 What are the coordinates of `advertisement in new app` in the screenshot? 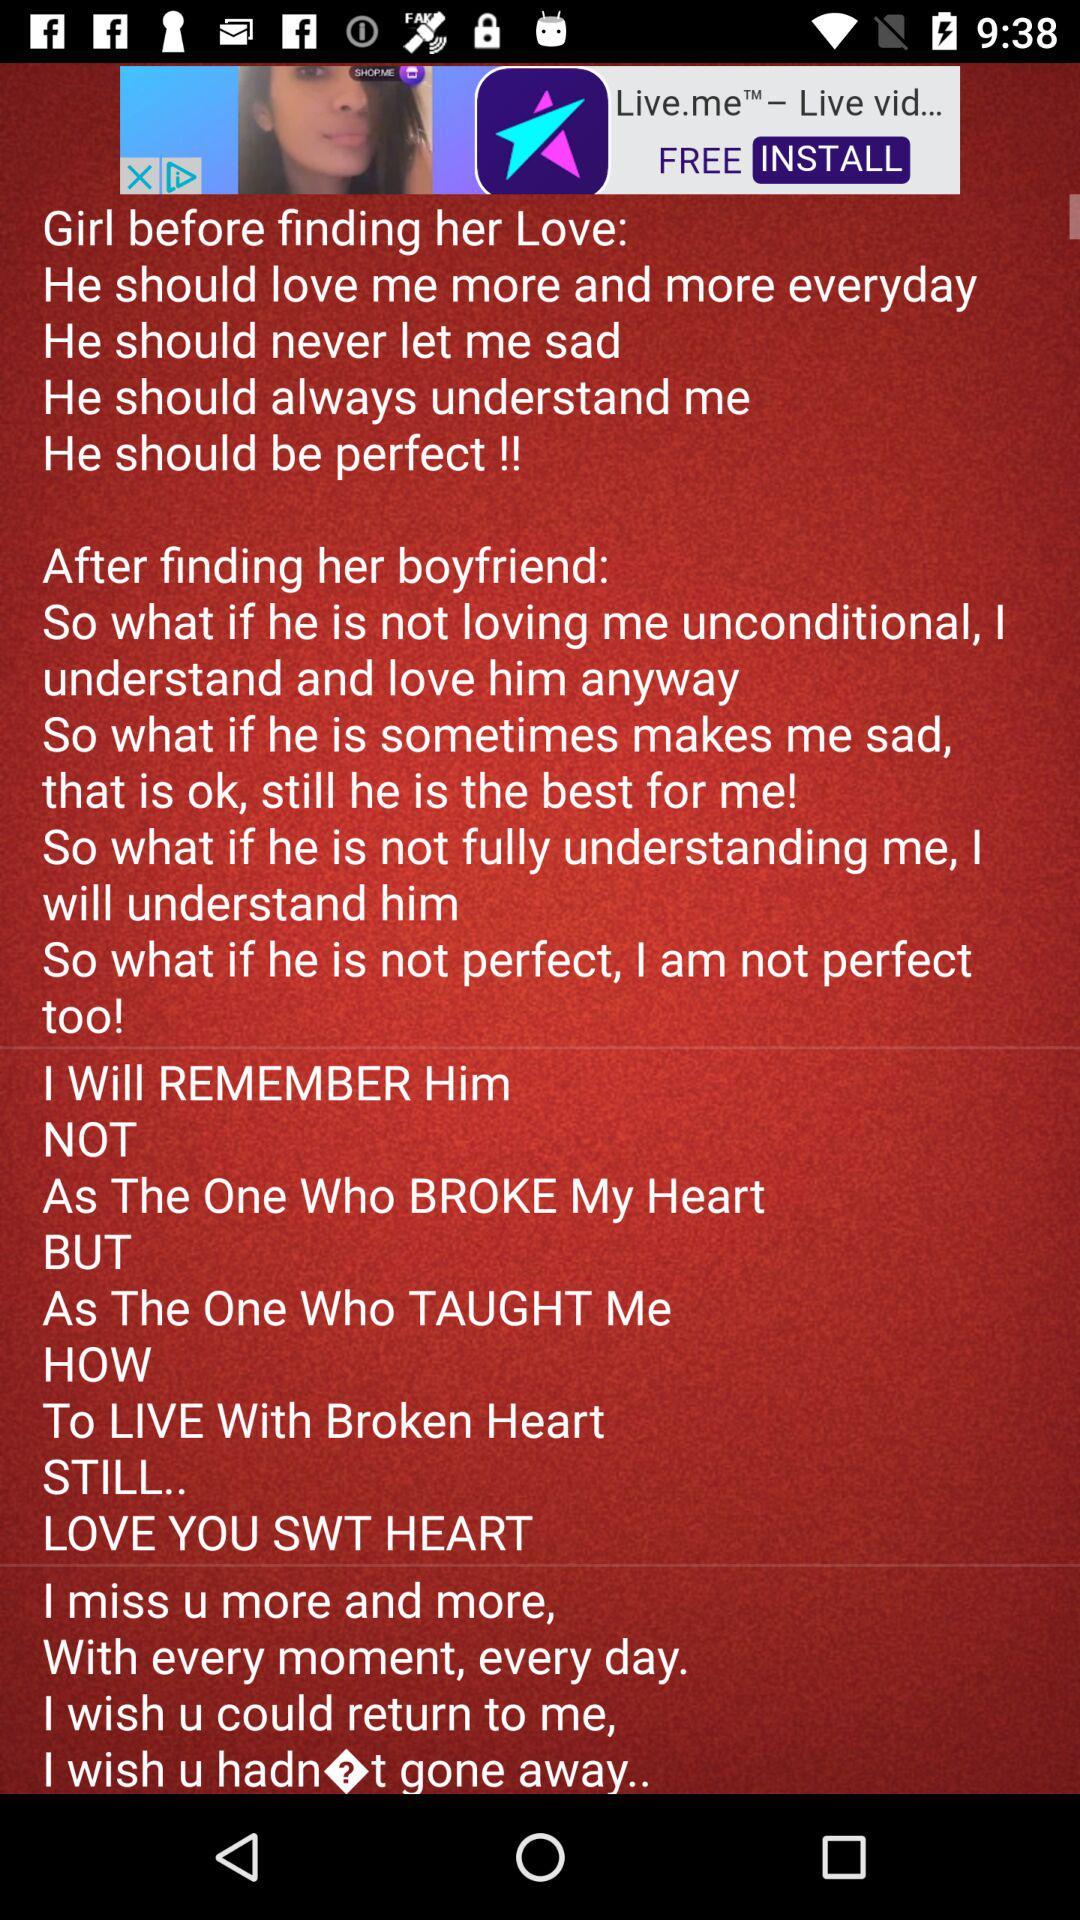 It's located at (540, 127).